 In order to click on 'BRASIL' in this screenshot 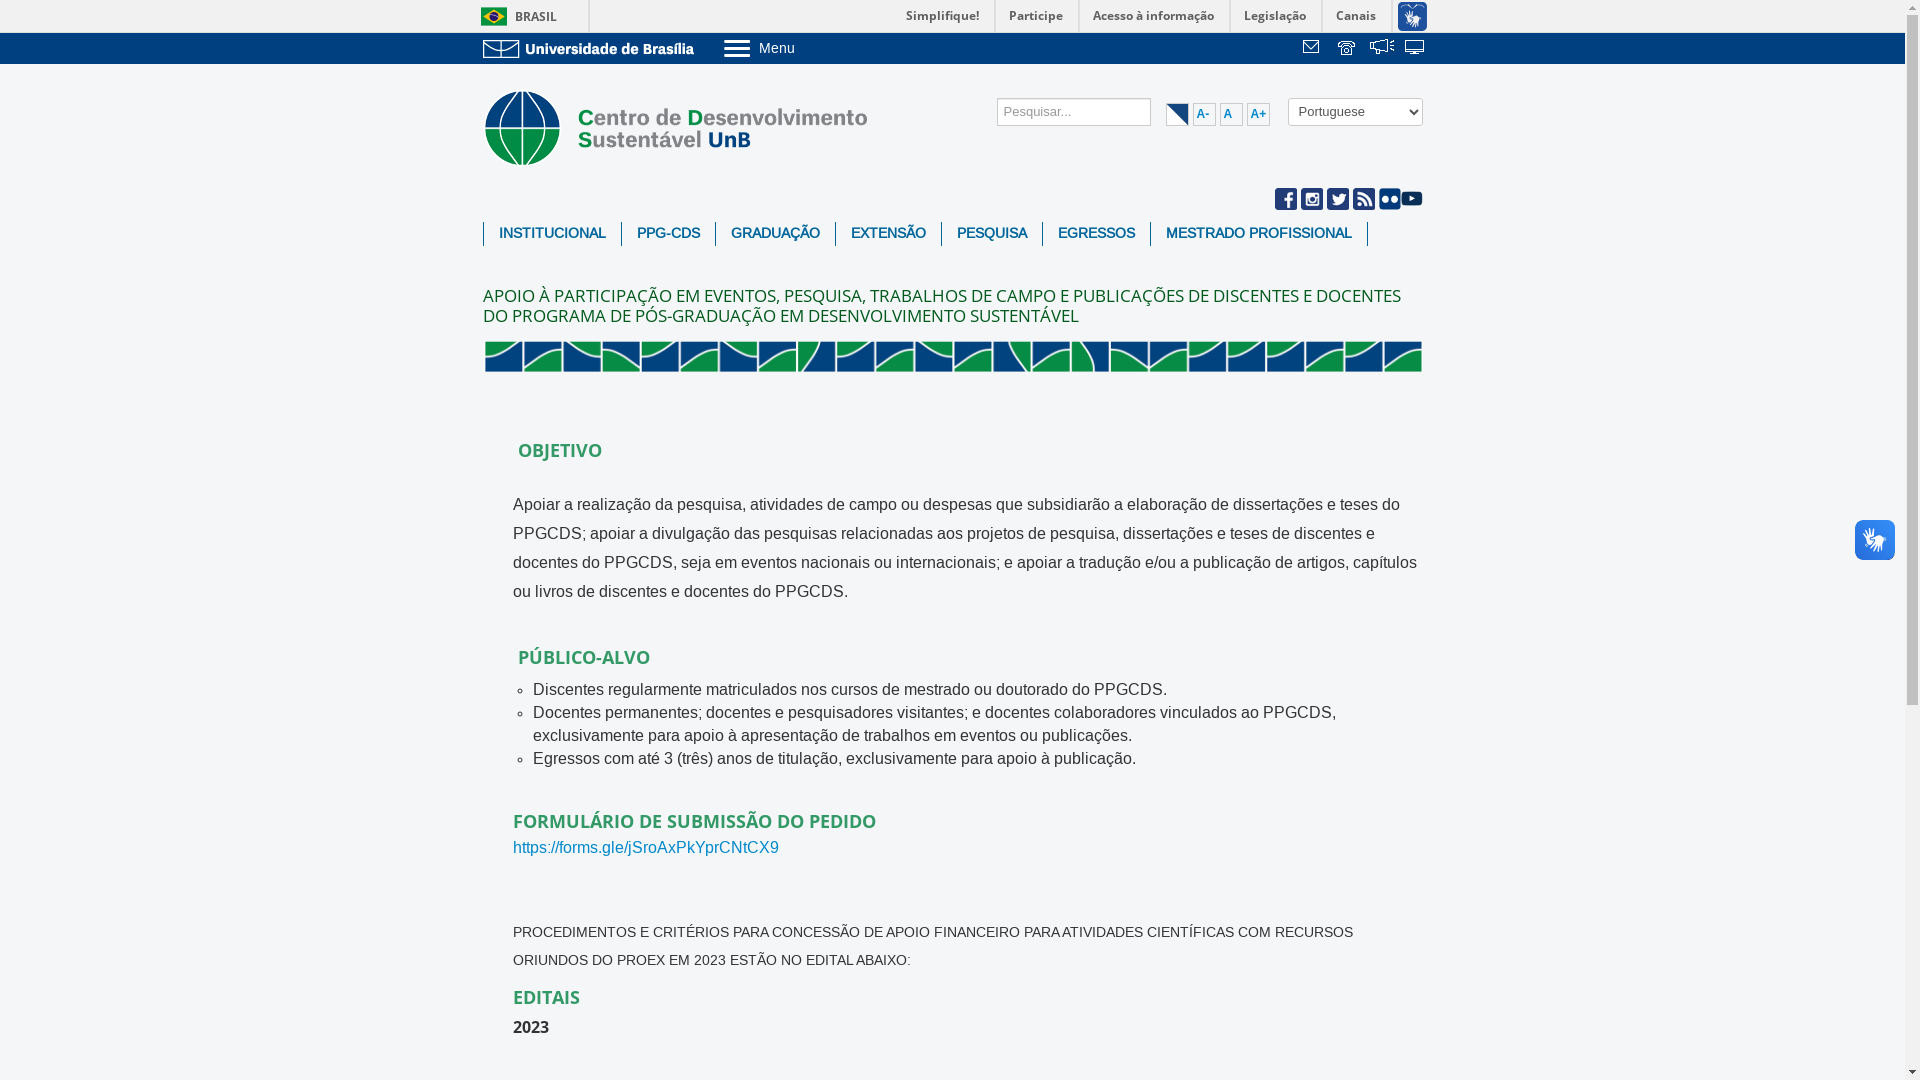, I will do `click(514, 16)`.